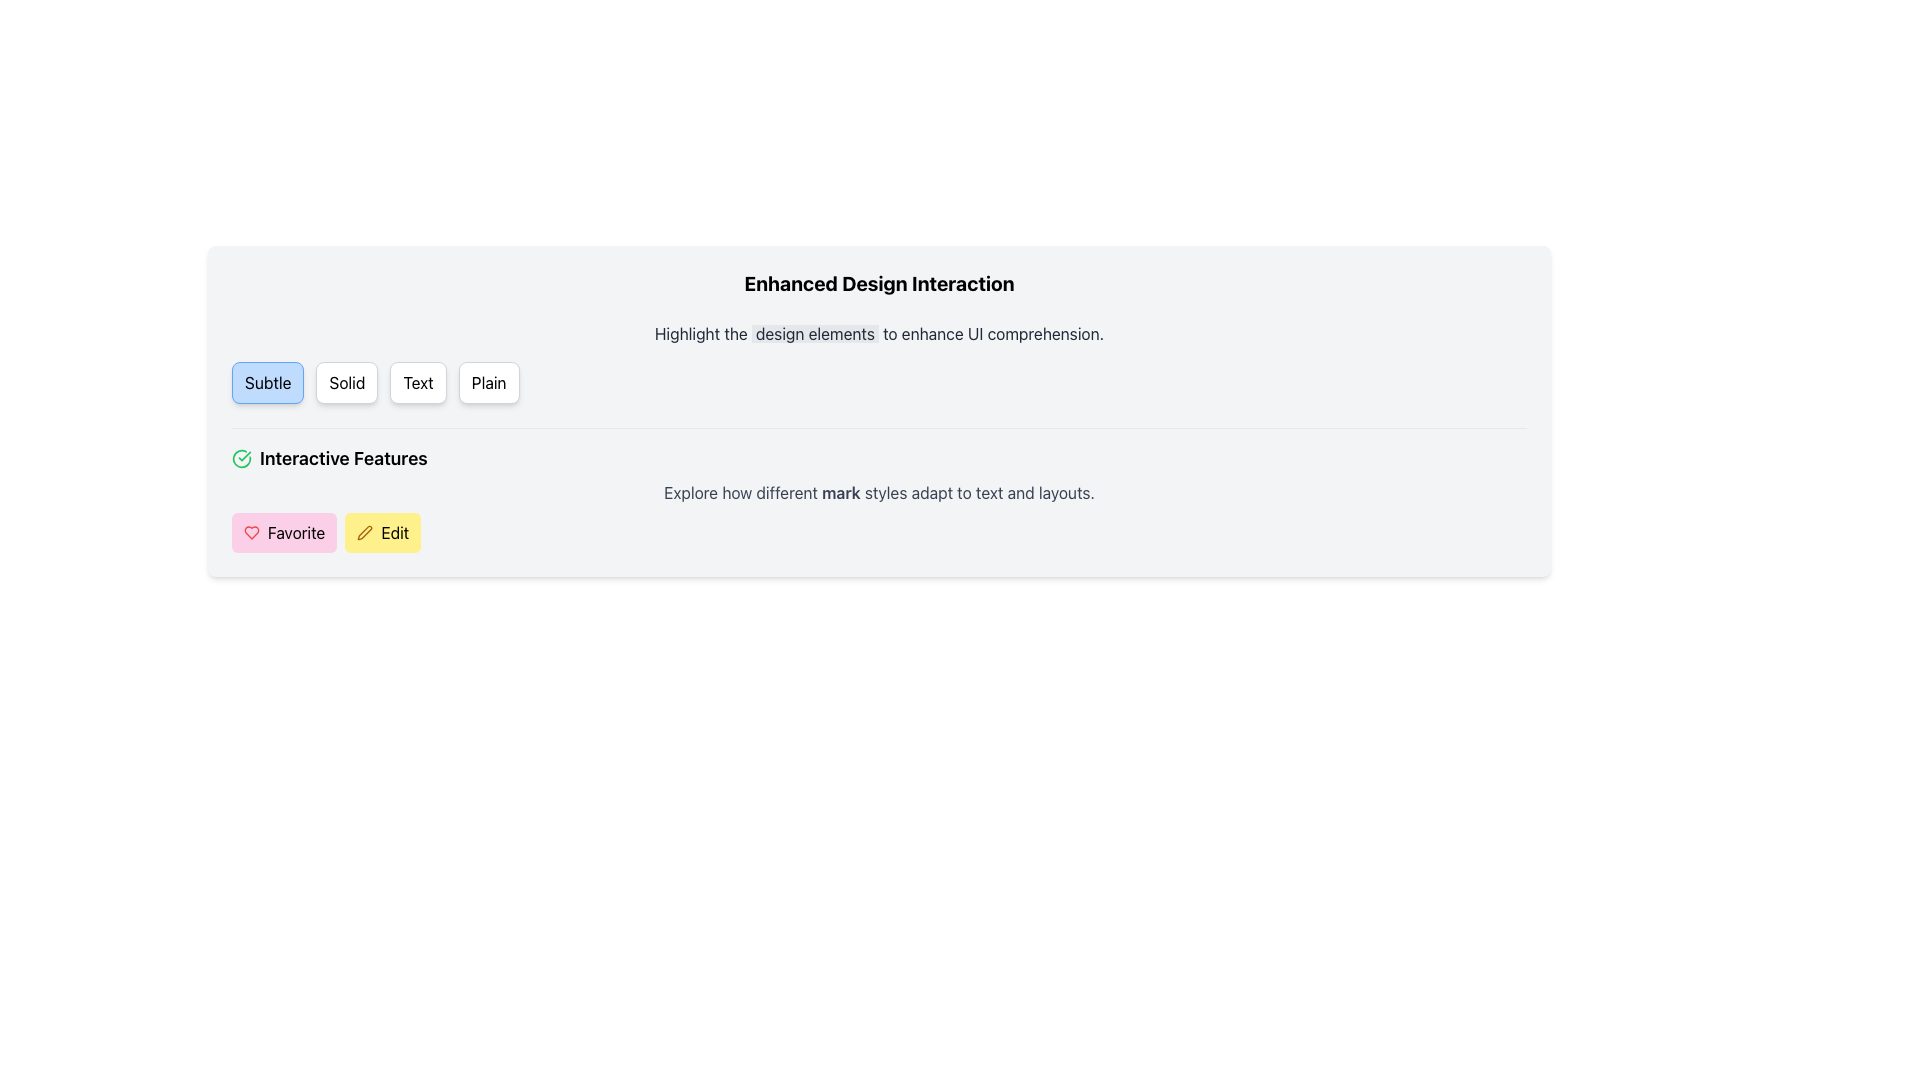  What do you see at coordinates (267, 382) in the screenshot?
I see `the 'Subtle' button located at the top-left section of the interface to trigger hover effects` at bounding box center [267, 382].